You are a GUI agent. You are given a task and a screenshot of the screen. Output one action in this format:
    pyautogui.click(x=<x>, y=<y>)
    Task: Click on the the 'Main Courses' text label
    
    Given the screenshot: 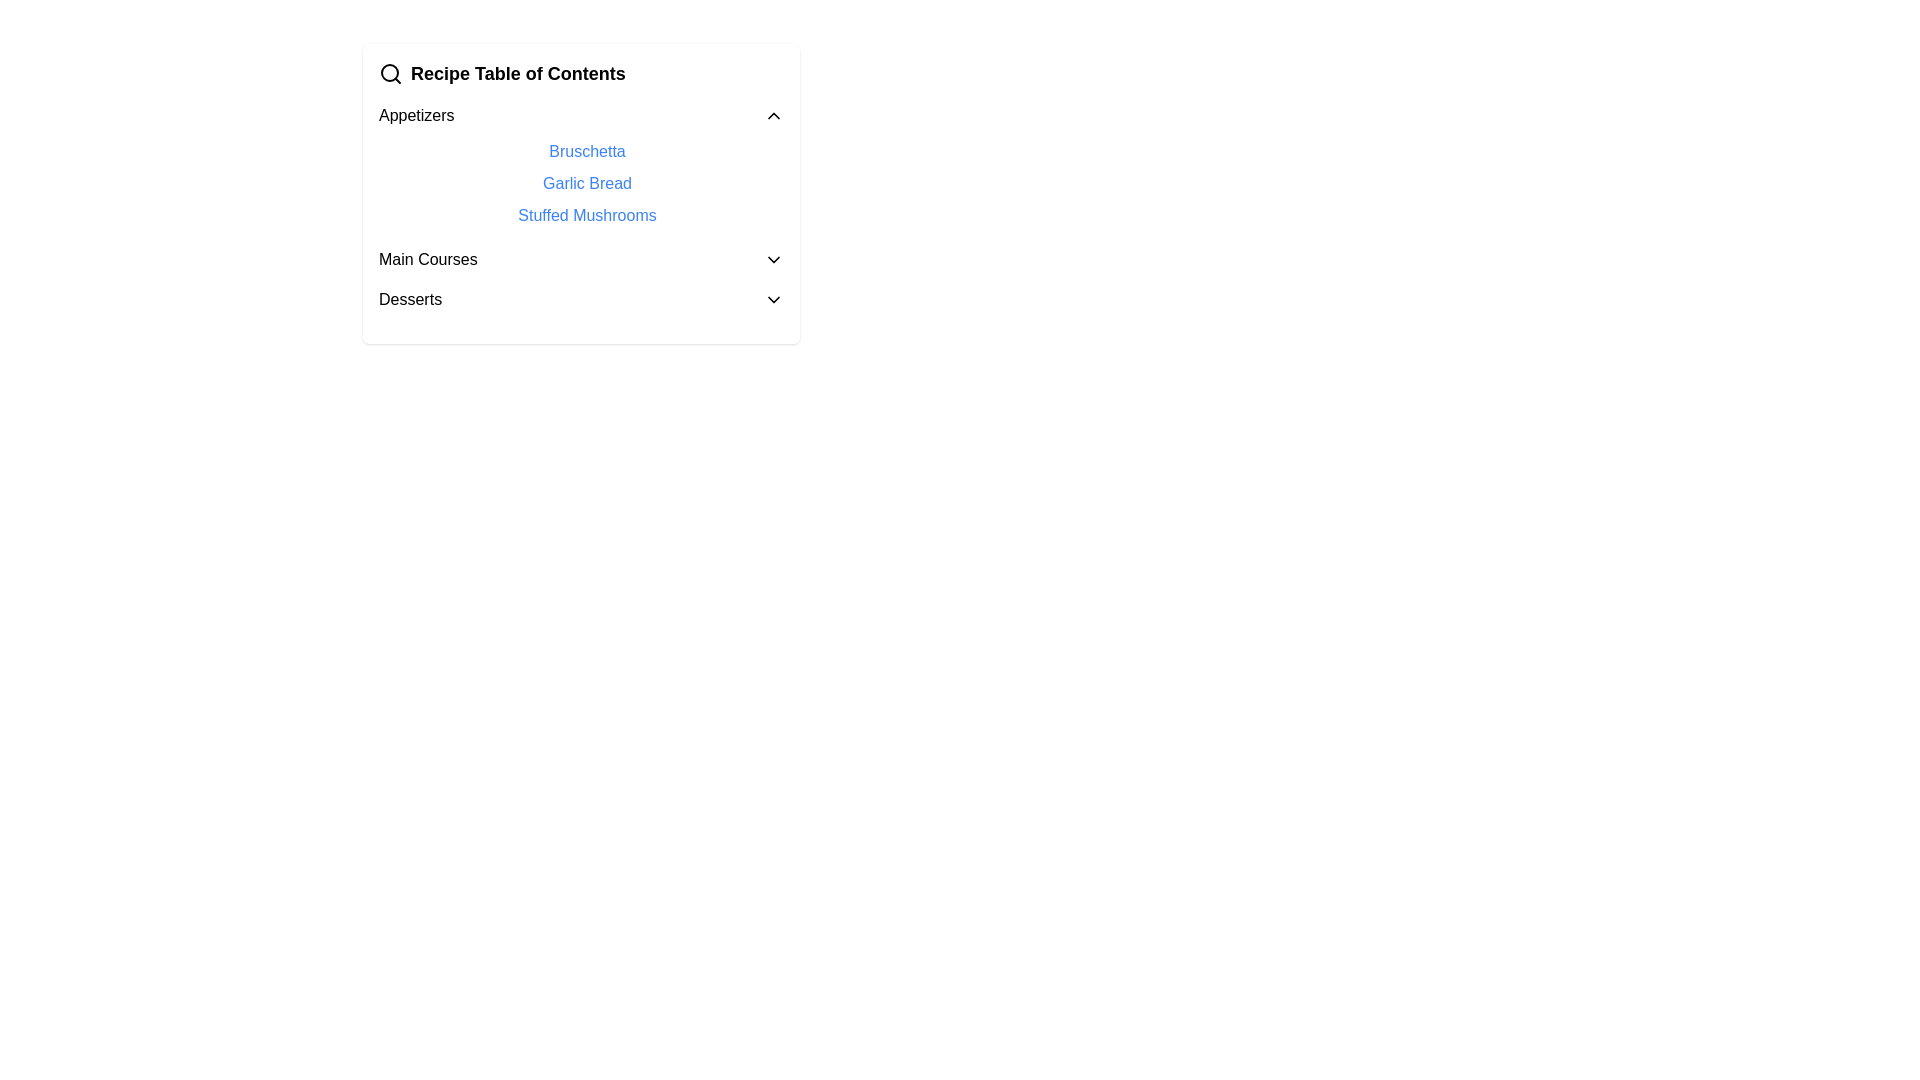 What is the action you would take?
    pyautogui.click(x=427, y=258)
    